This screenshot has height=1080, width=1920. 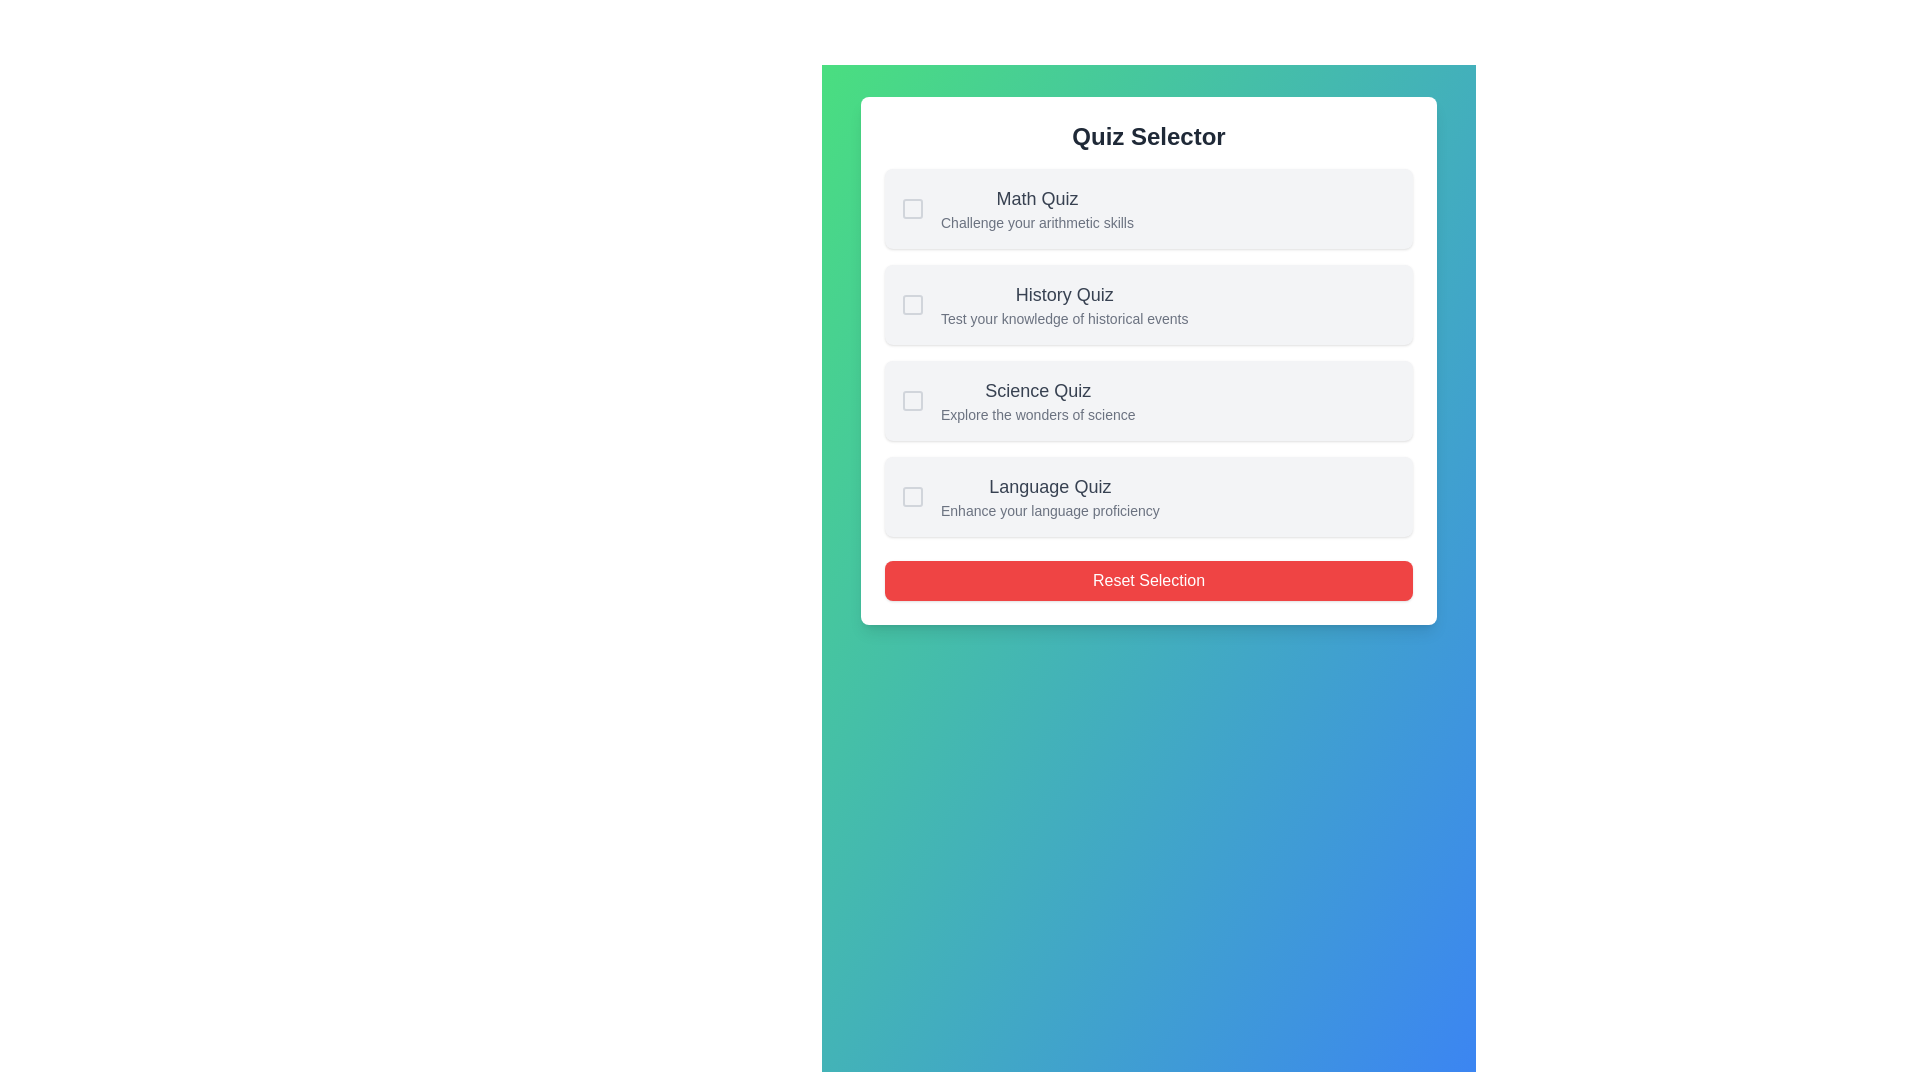 I want to click on 'Reset Selection' button to clear all selections, so click(x=1148, y=581).